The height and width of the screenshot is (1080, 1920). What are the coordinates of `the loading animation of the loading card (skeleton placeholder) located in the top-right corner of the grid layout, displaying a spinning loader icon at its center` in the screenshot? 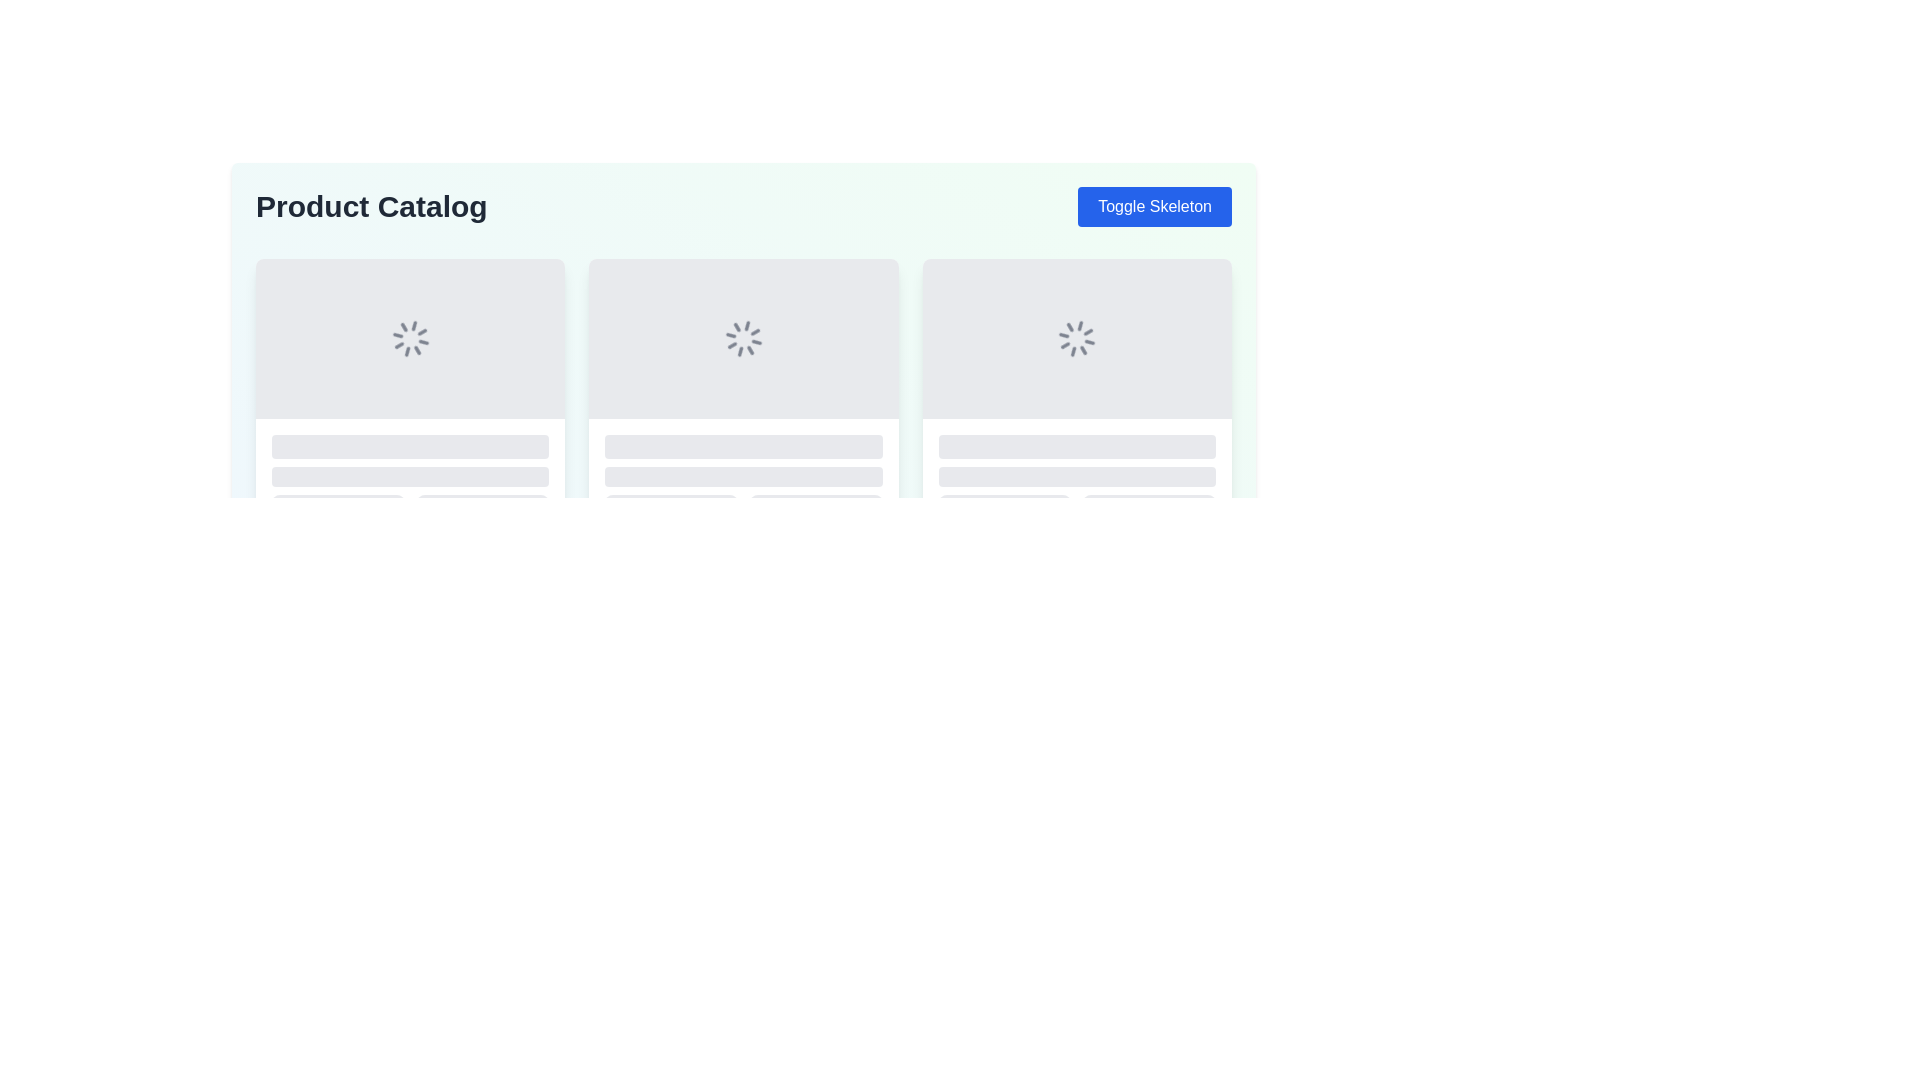 It's located at (1076, 393).